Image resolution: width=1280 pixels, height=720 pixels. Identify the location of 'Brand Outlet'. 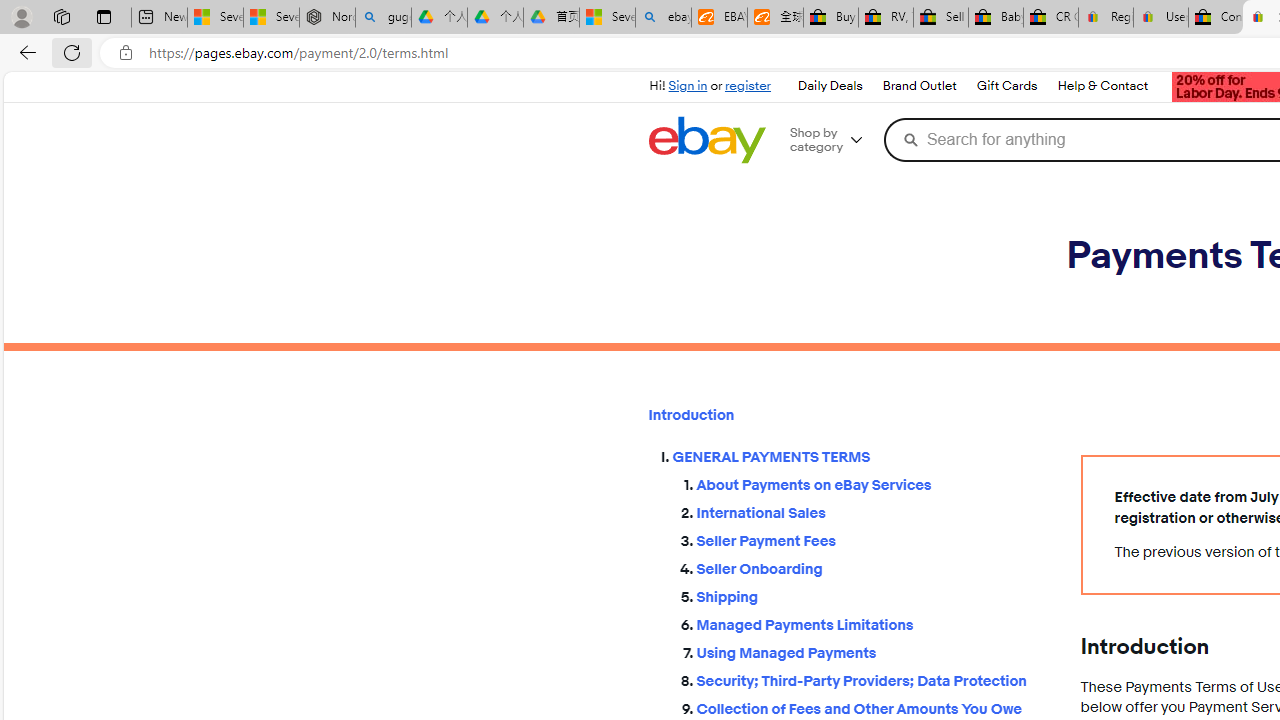
(917, 85).